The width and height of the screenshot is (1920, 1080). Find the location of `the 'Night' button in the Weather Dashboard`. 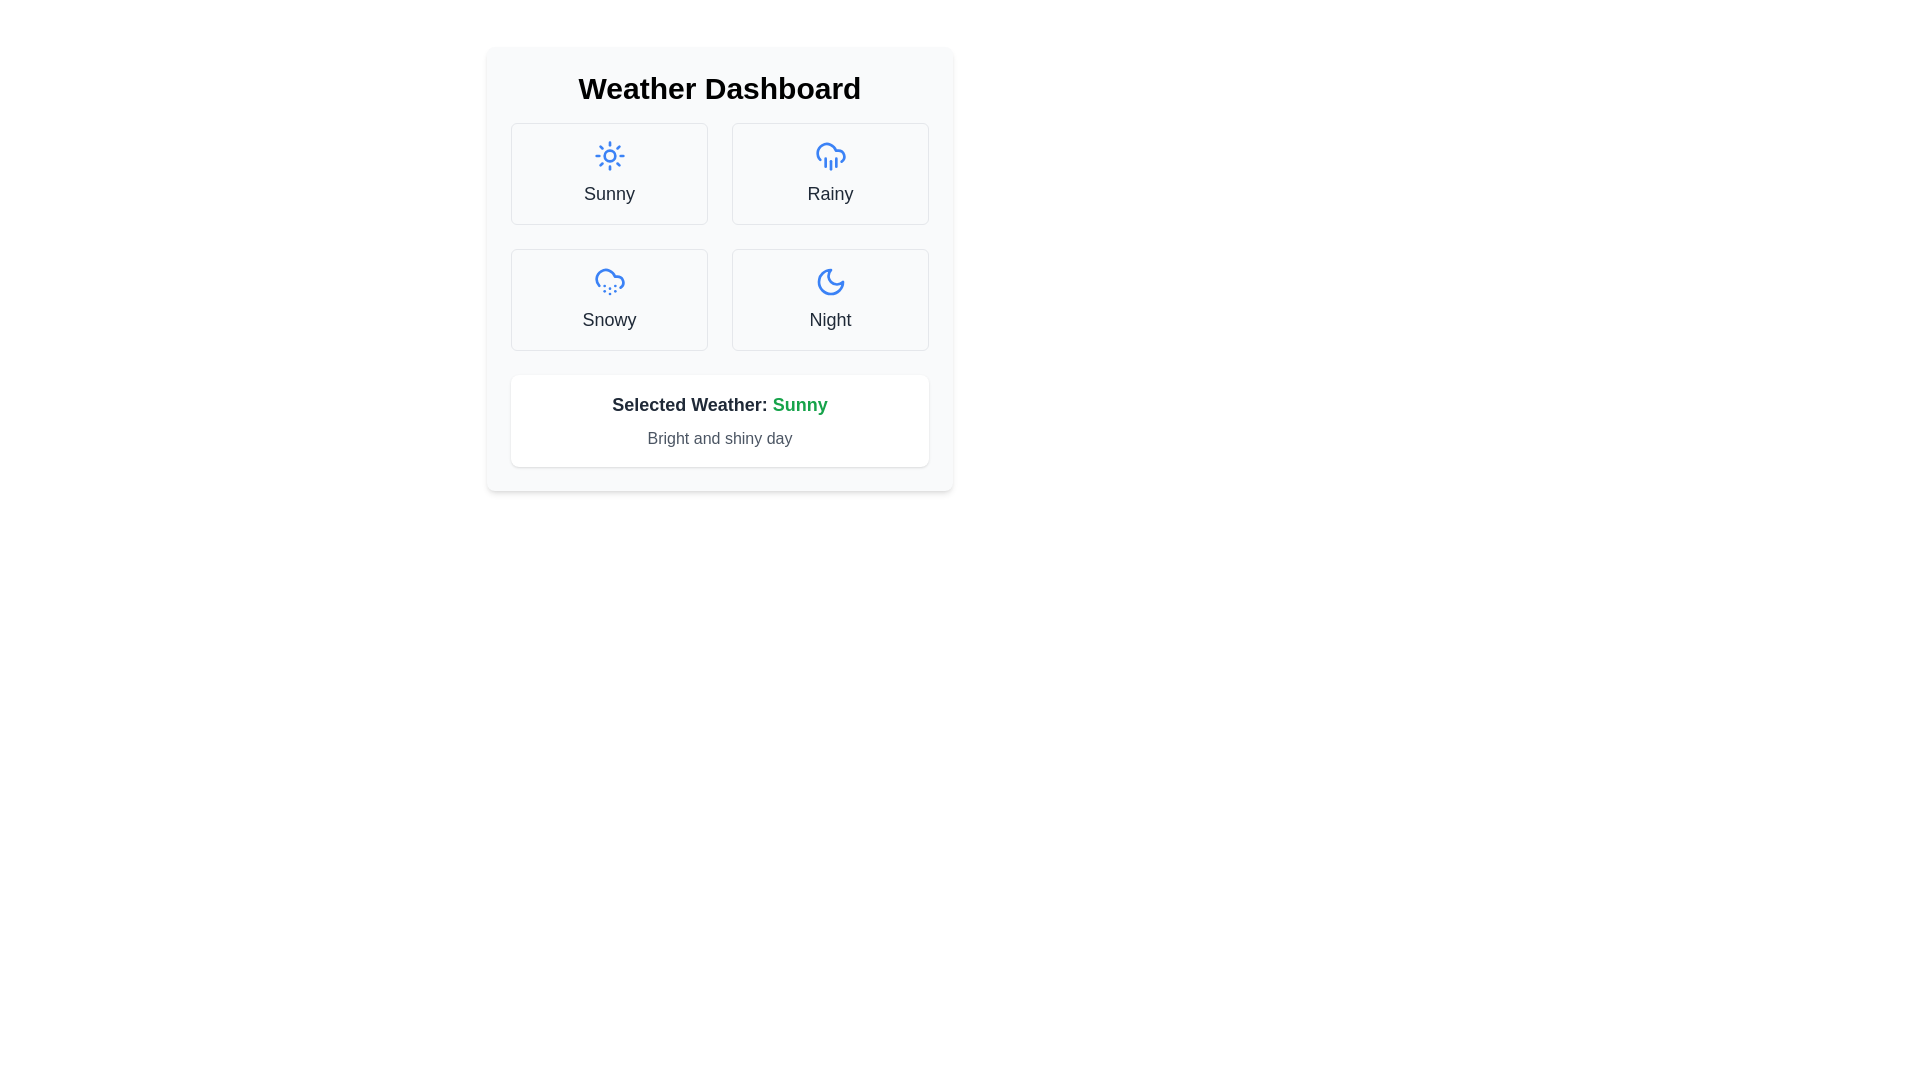

the 'Night' button in the Weather Dashboard is located at coordinates (830, 300).